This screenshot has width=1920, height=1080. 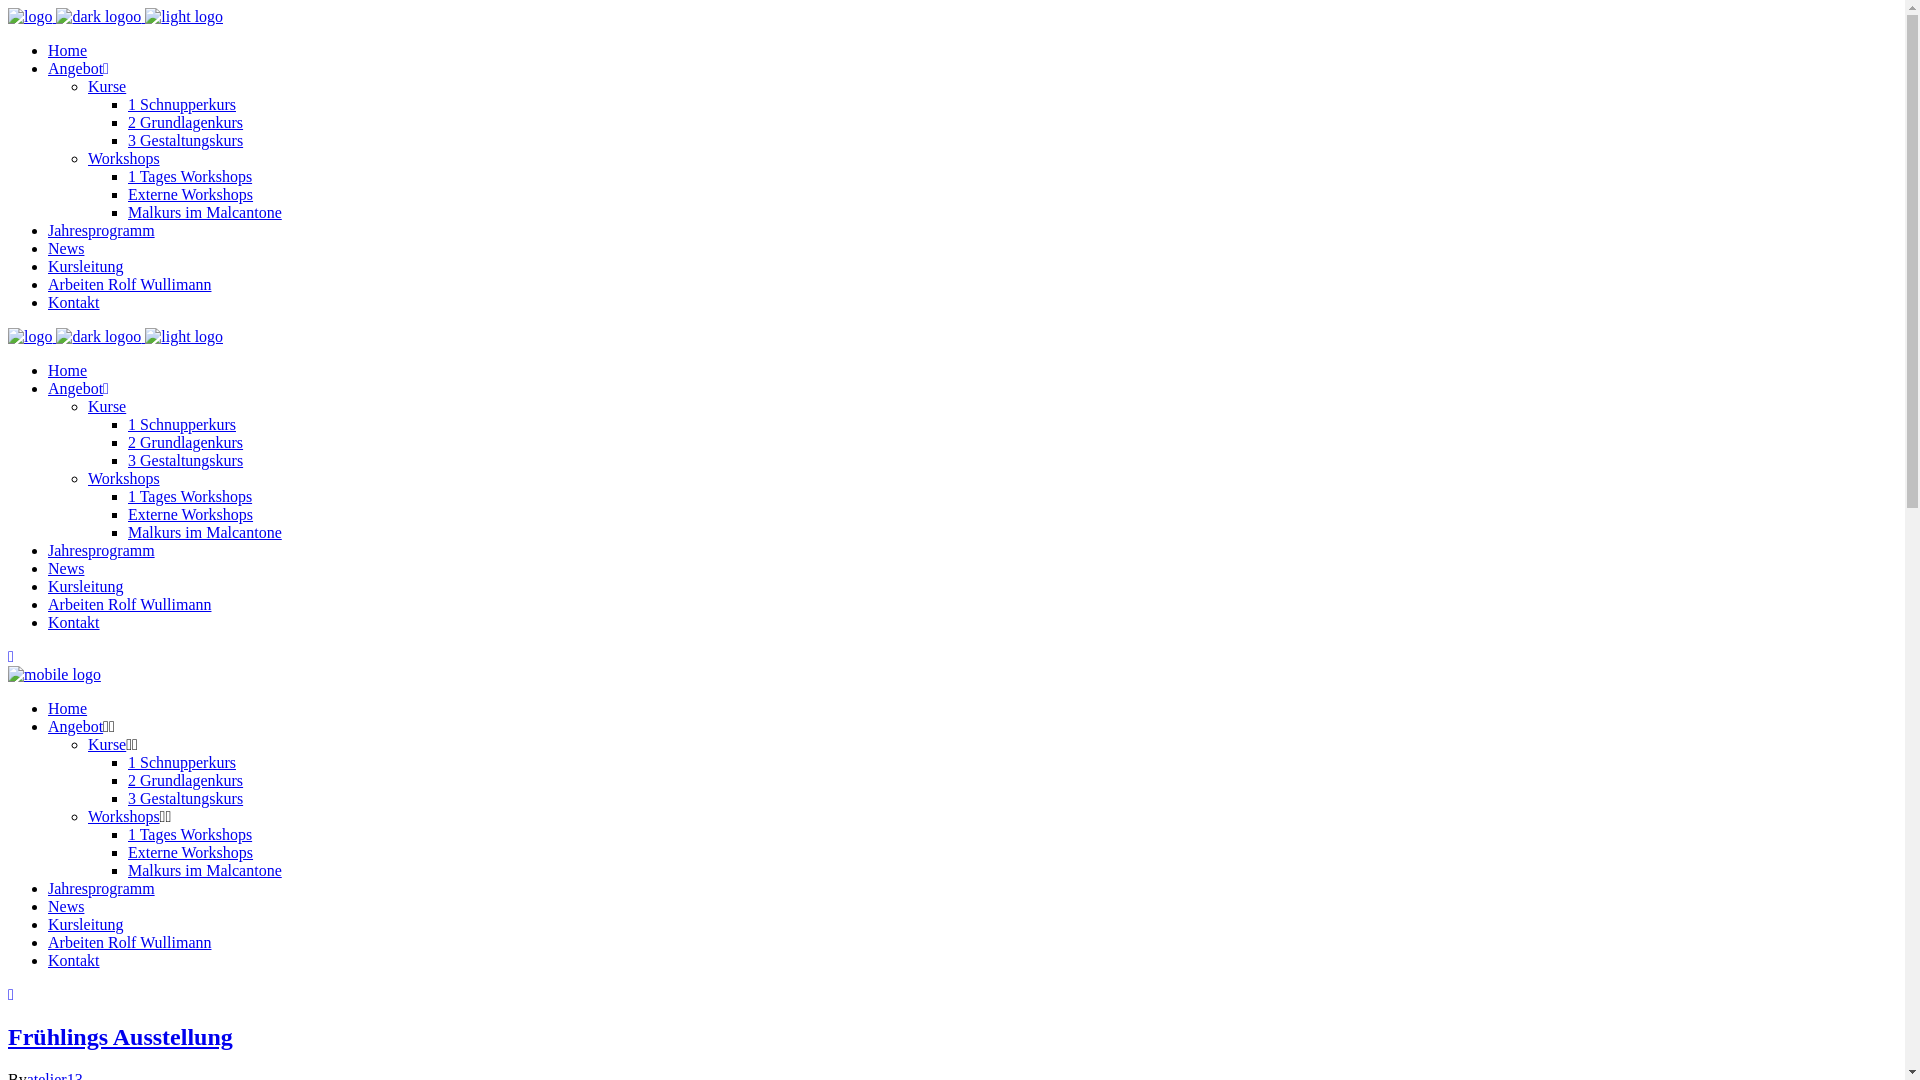 What do you see at coordinates (190, 495) in the screenshot?
I see `'1 Tages Workshops'` at bounding box center [190, 495].